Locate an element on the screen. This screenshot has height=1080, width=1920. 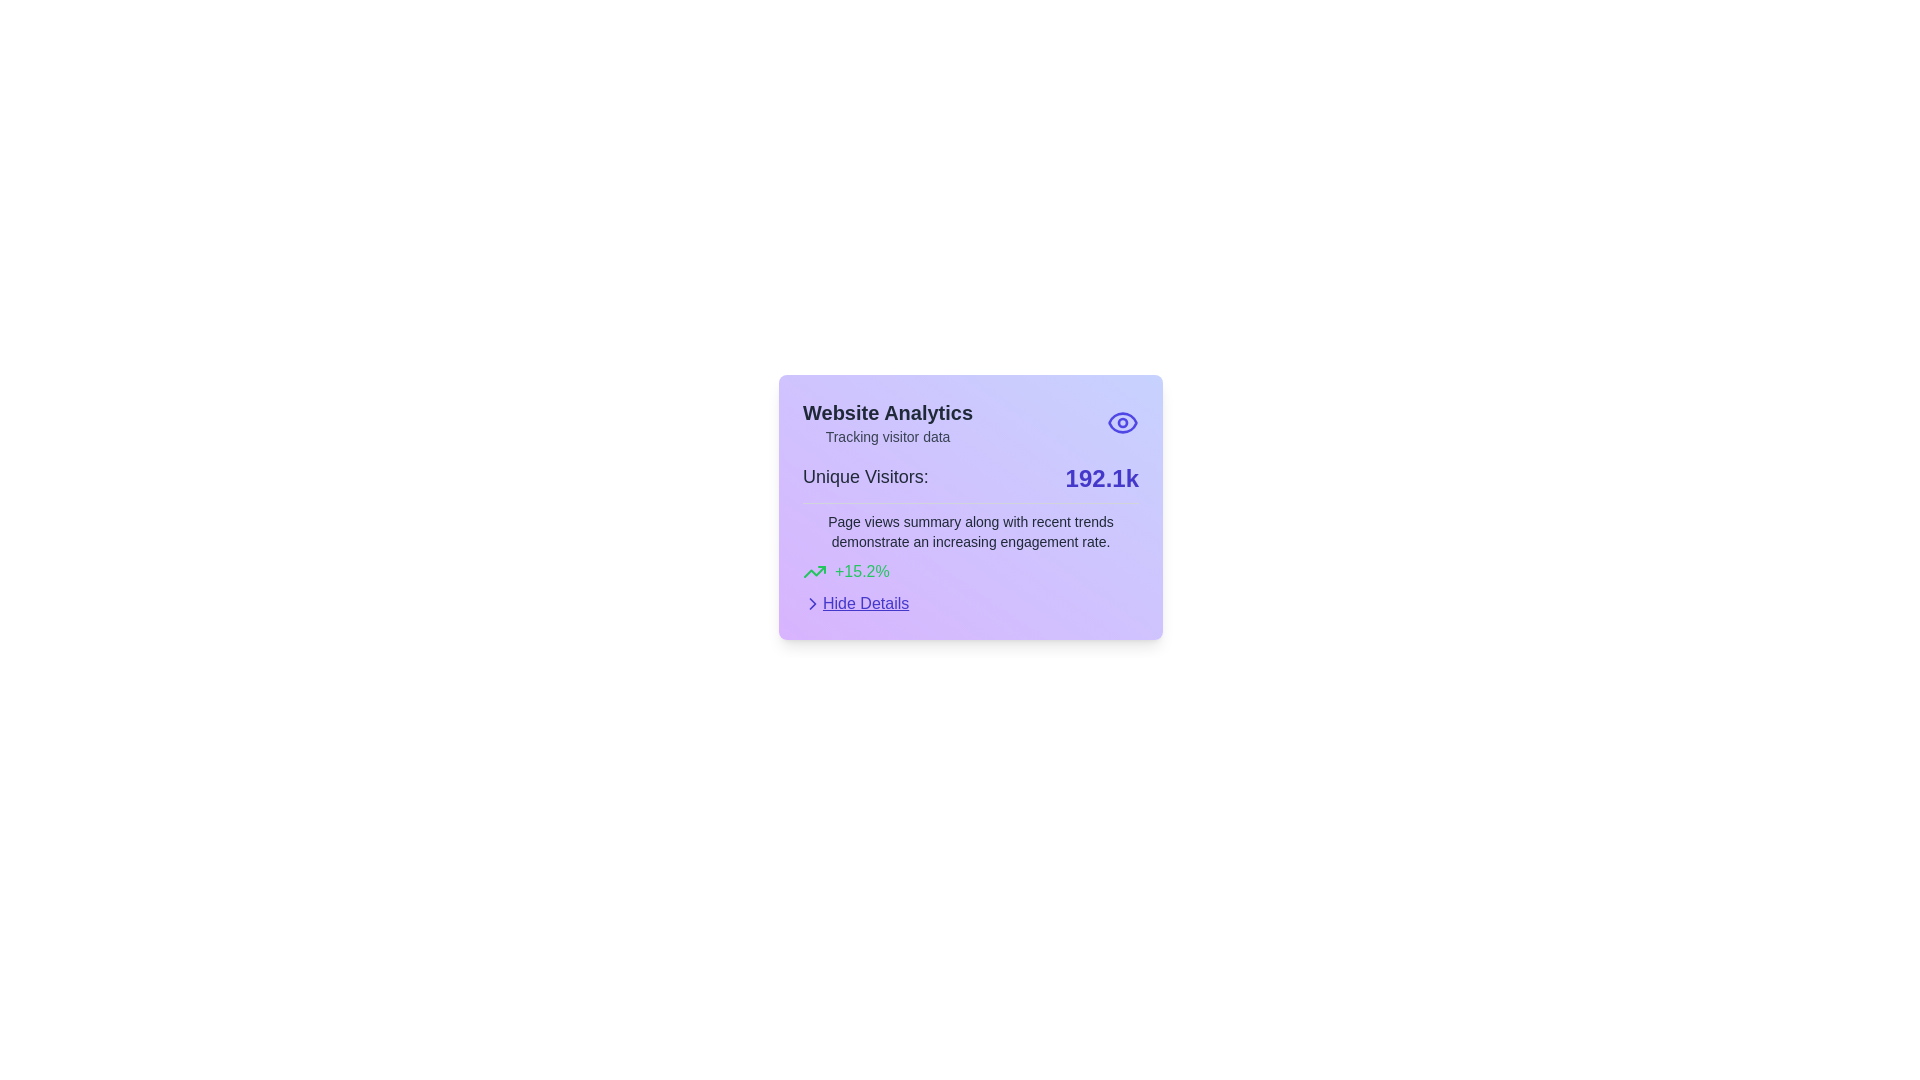
the Text label element, which serves as the title for the card and is located at the top-left section above the text 'Tracking visitor data' is located at coordinates (887, 411).